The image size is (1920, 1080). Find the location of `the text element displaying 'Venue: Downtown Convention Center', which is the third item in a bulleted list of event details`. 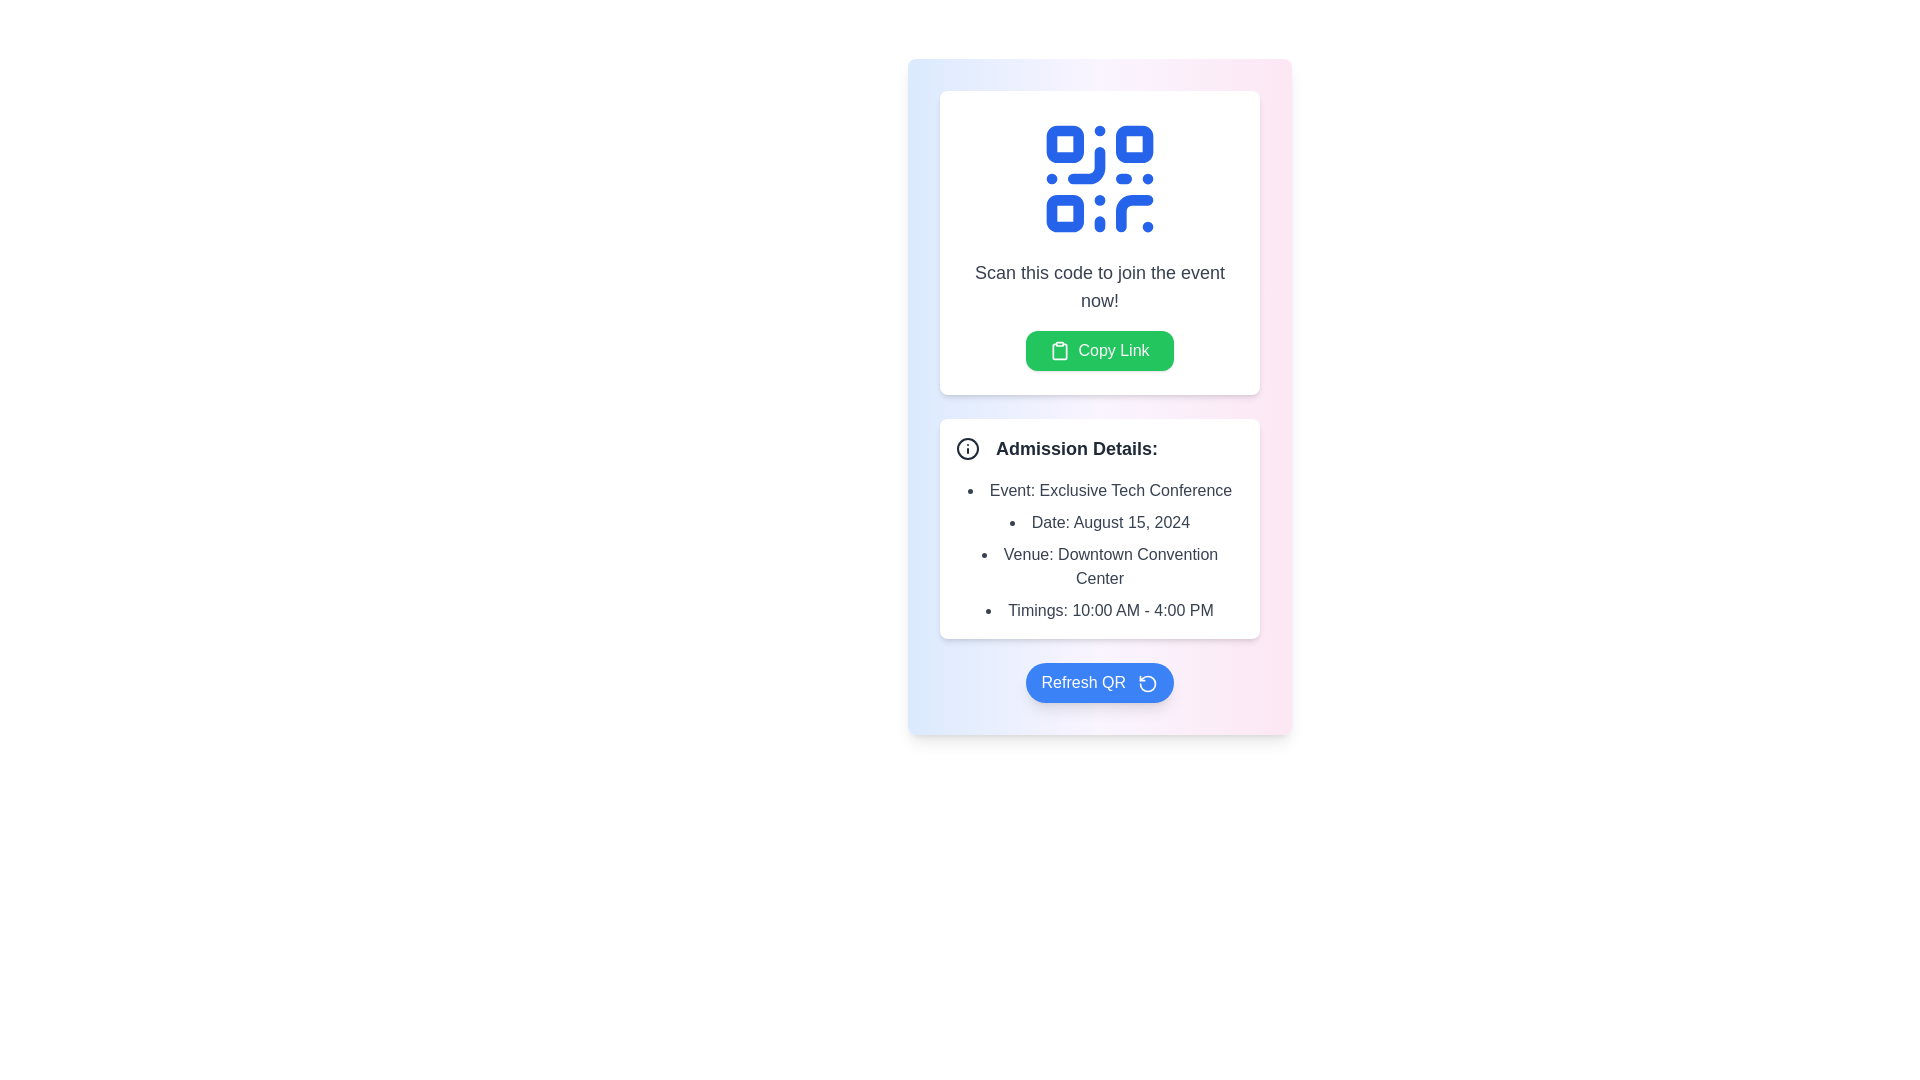

the text element displaying 'Venue: Downtown Convention Center', which is the third item in a bulleted list of event details is located at coordinates (1098, 567).